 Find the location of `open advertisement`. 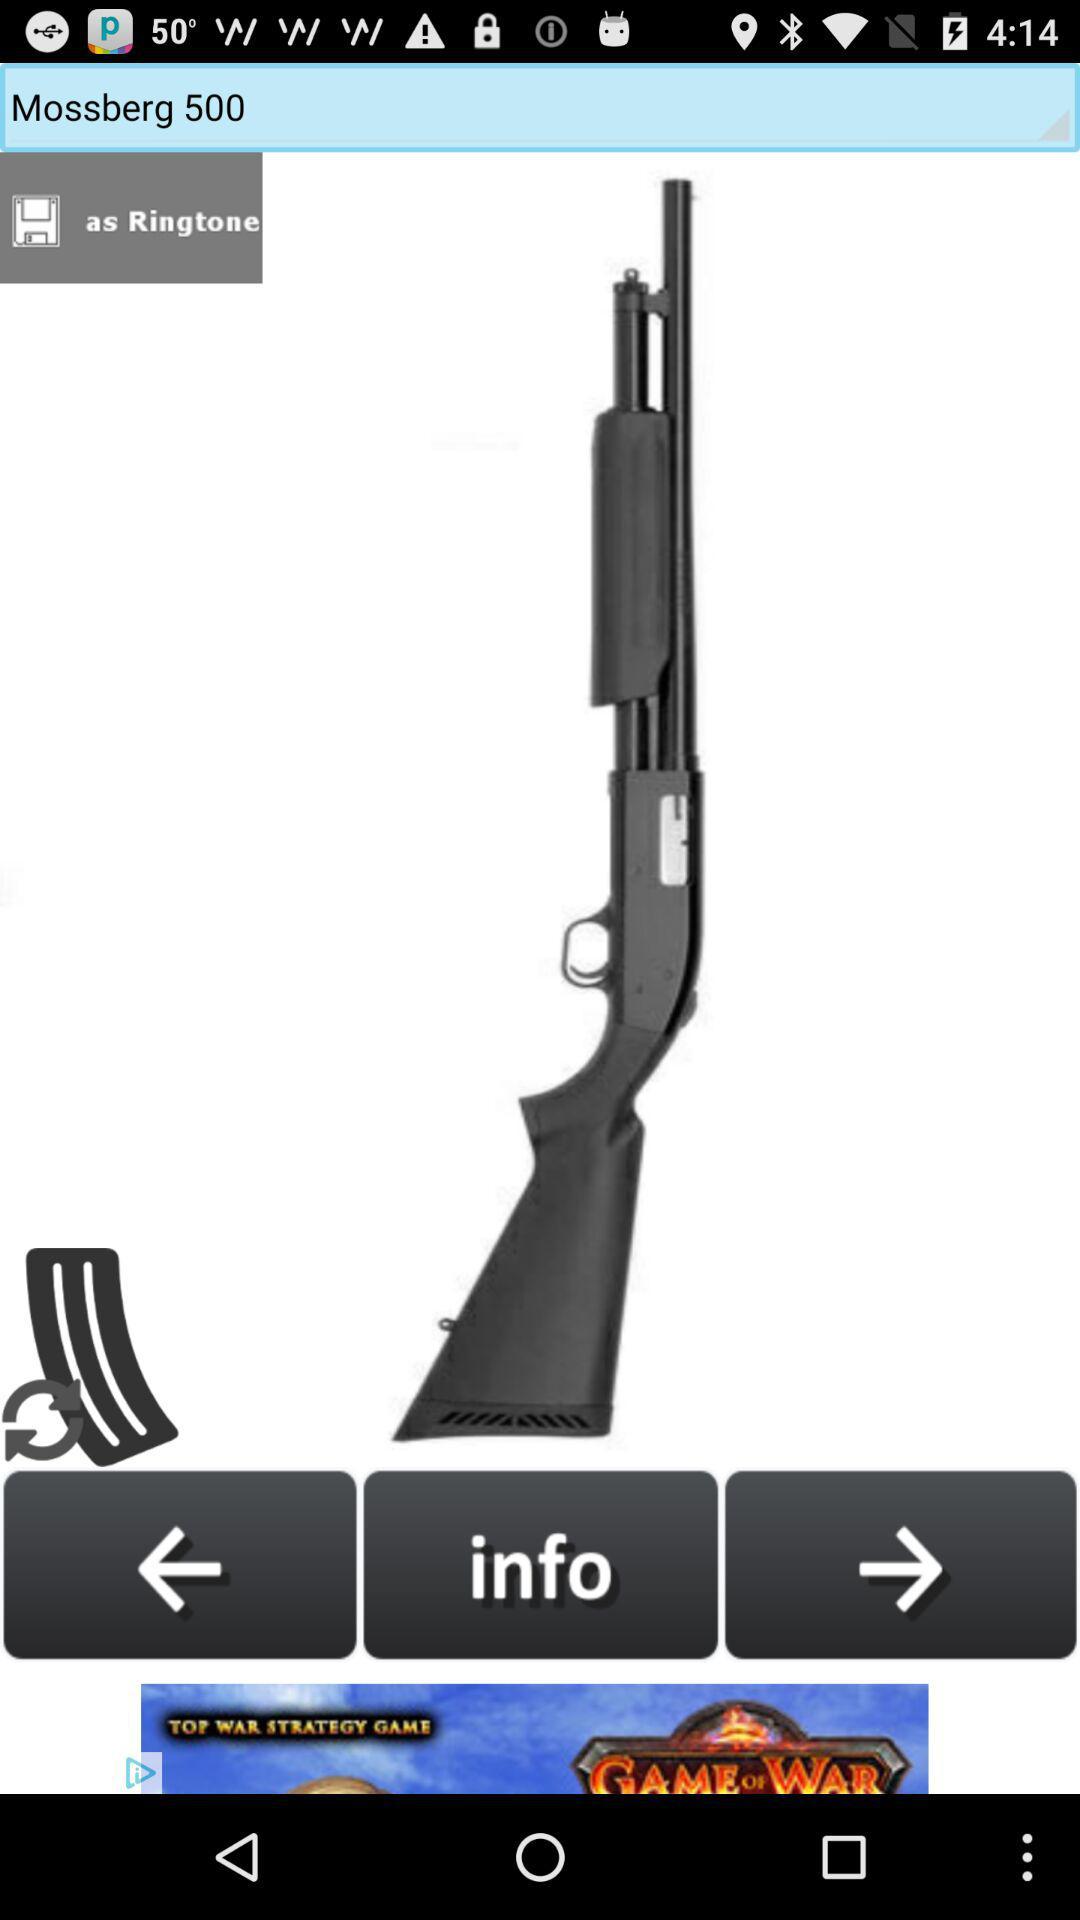

open advertisement is located at coordinates (540, 1727).